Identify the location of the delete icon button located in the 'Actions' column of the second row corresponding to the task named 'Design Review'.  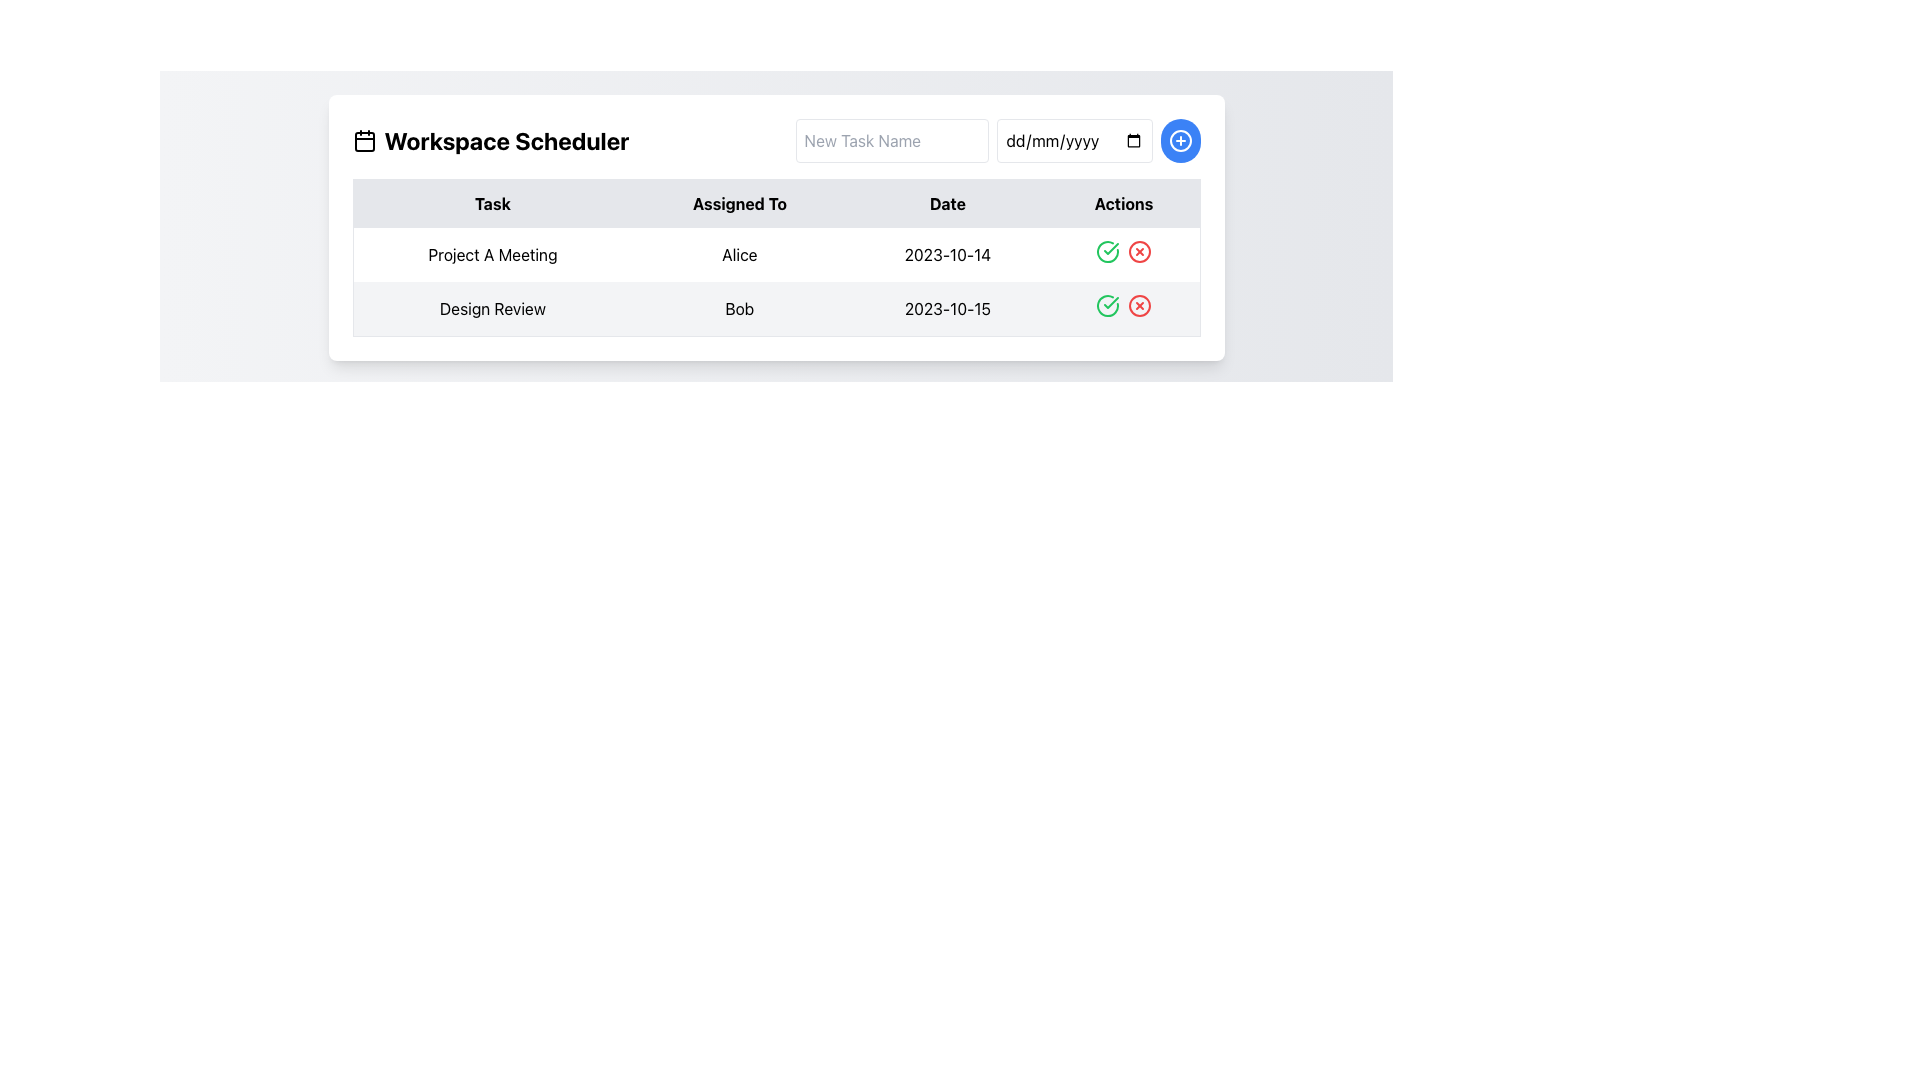
(1140, 305).